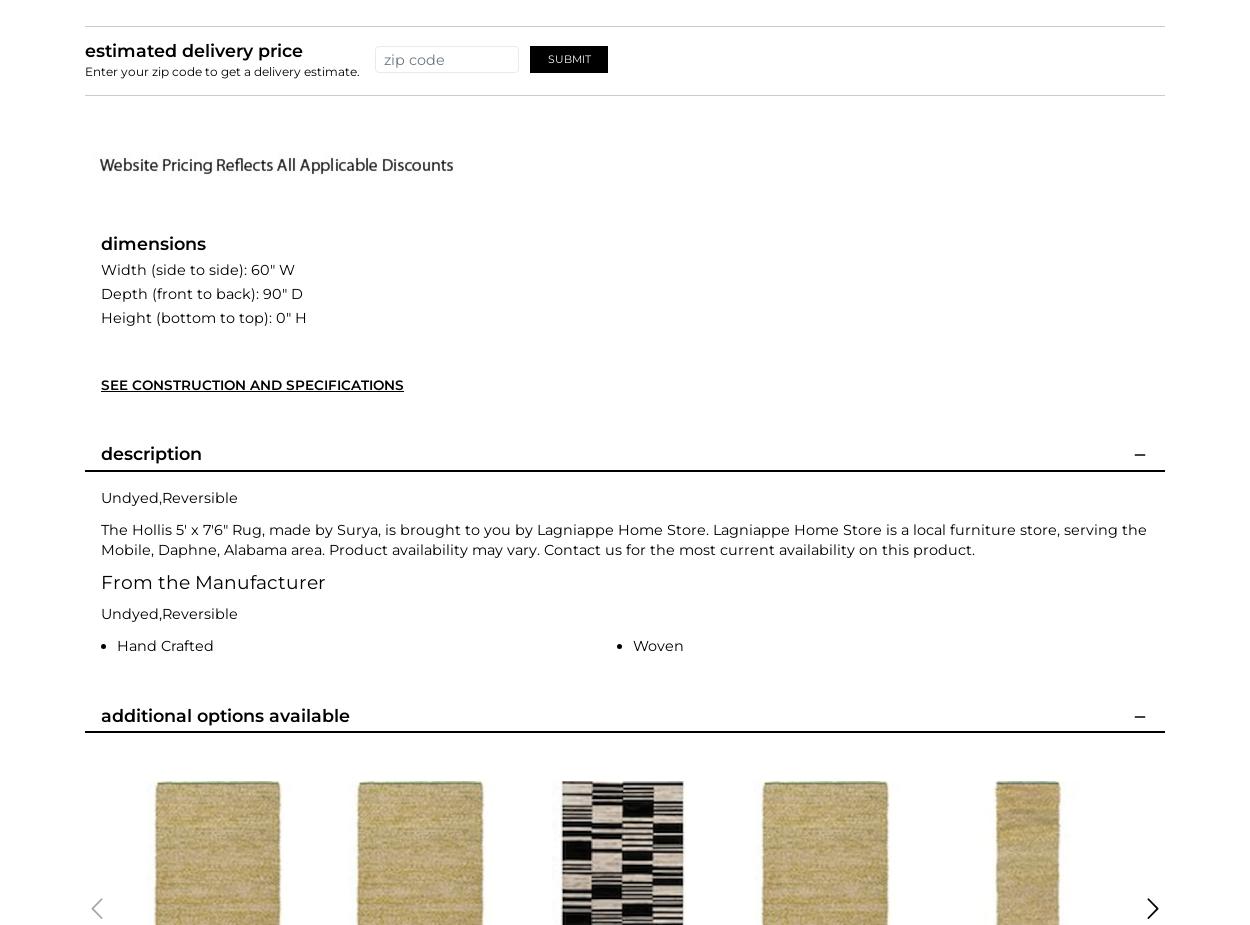  Describe the element at coordinates (100, 452) in the screenshot. I see `'Description'` at that location.